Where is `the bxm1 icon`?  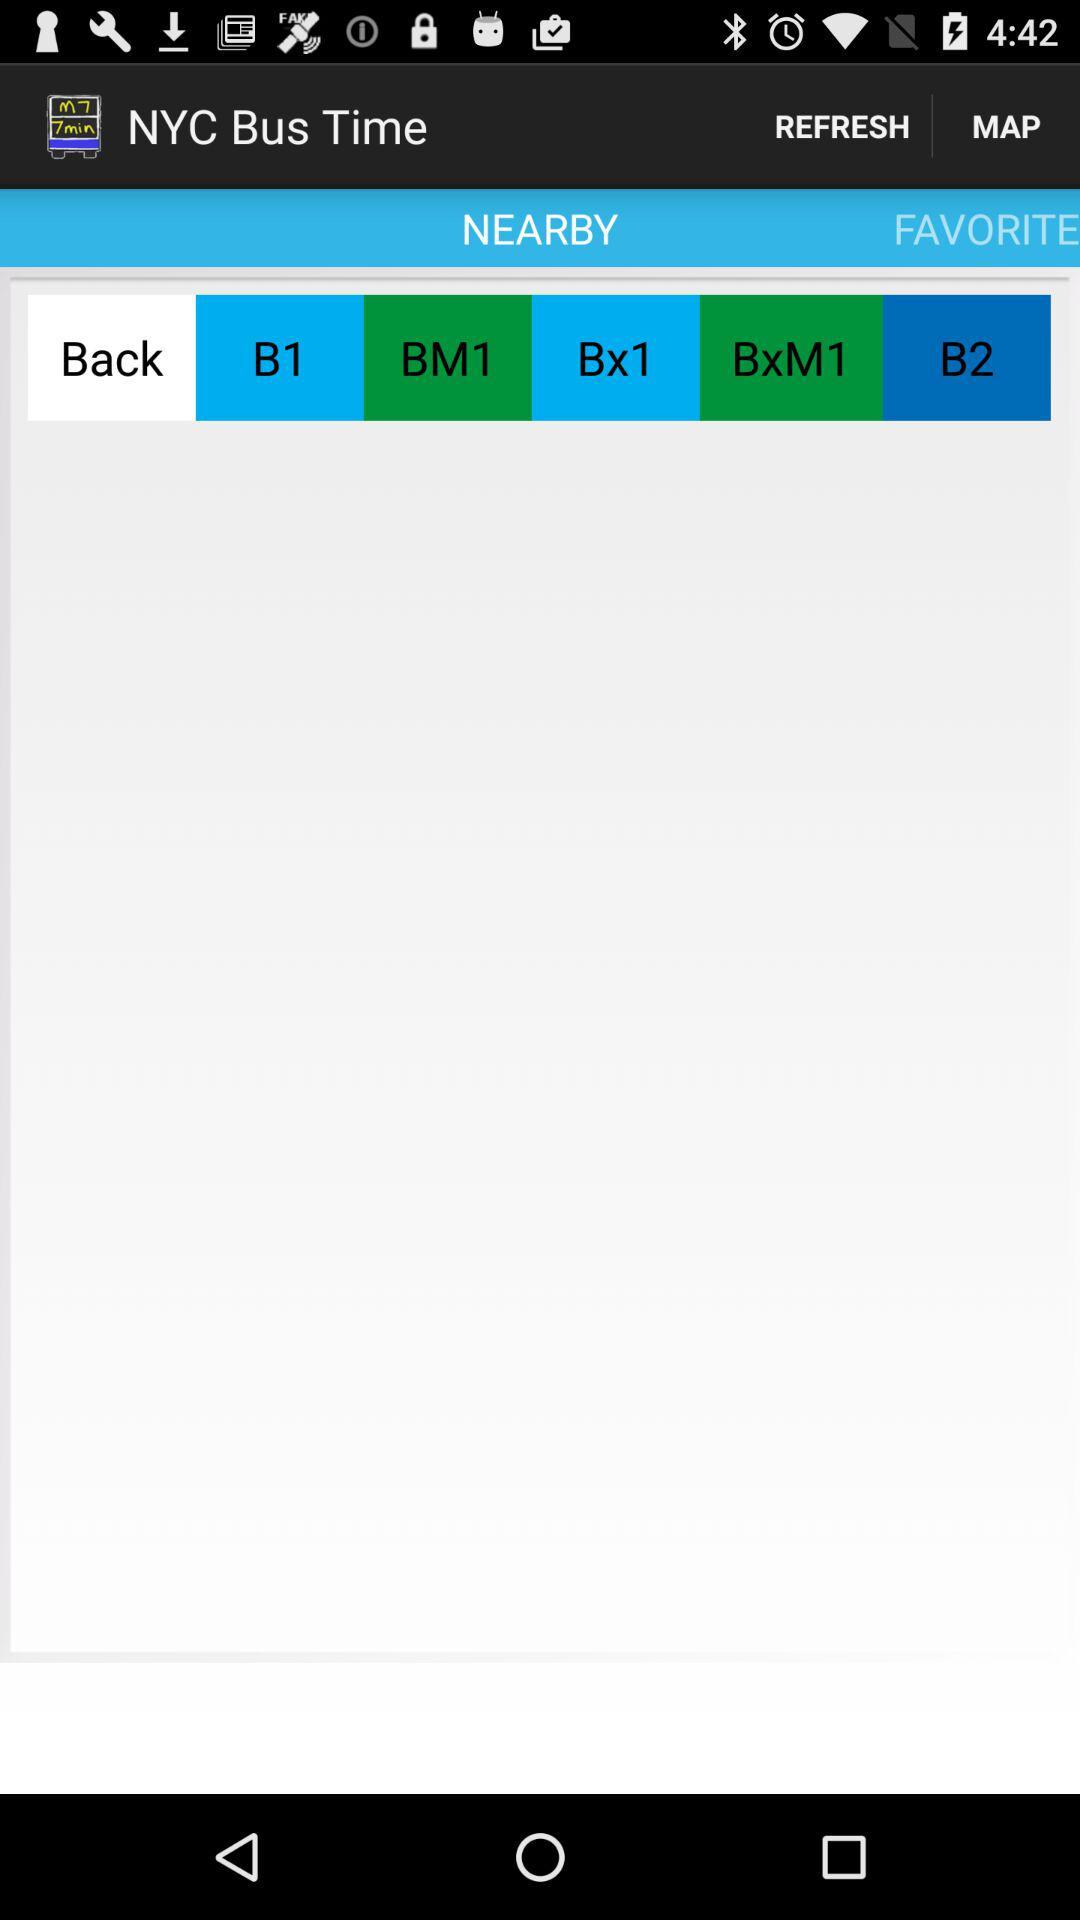 the bxm1 icon is located at coordinates (790, 357).